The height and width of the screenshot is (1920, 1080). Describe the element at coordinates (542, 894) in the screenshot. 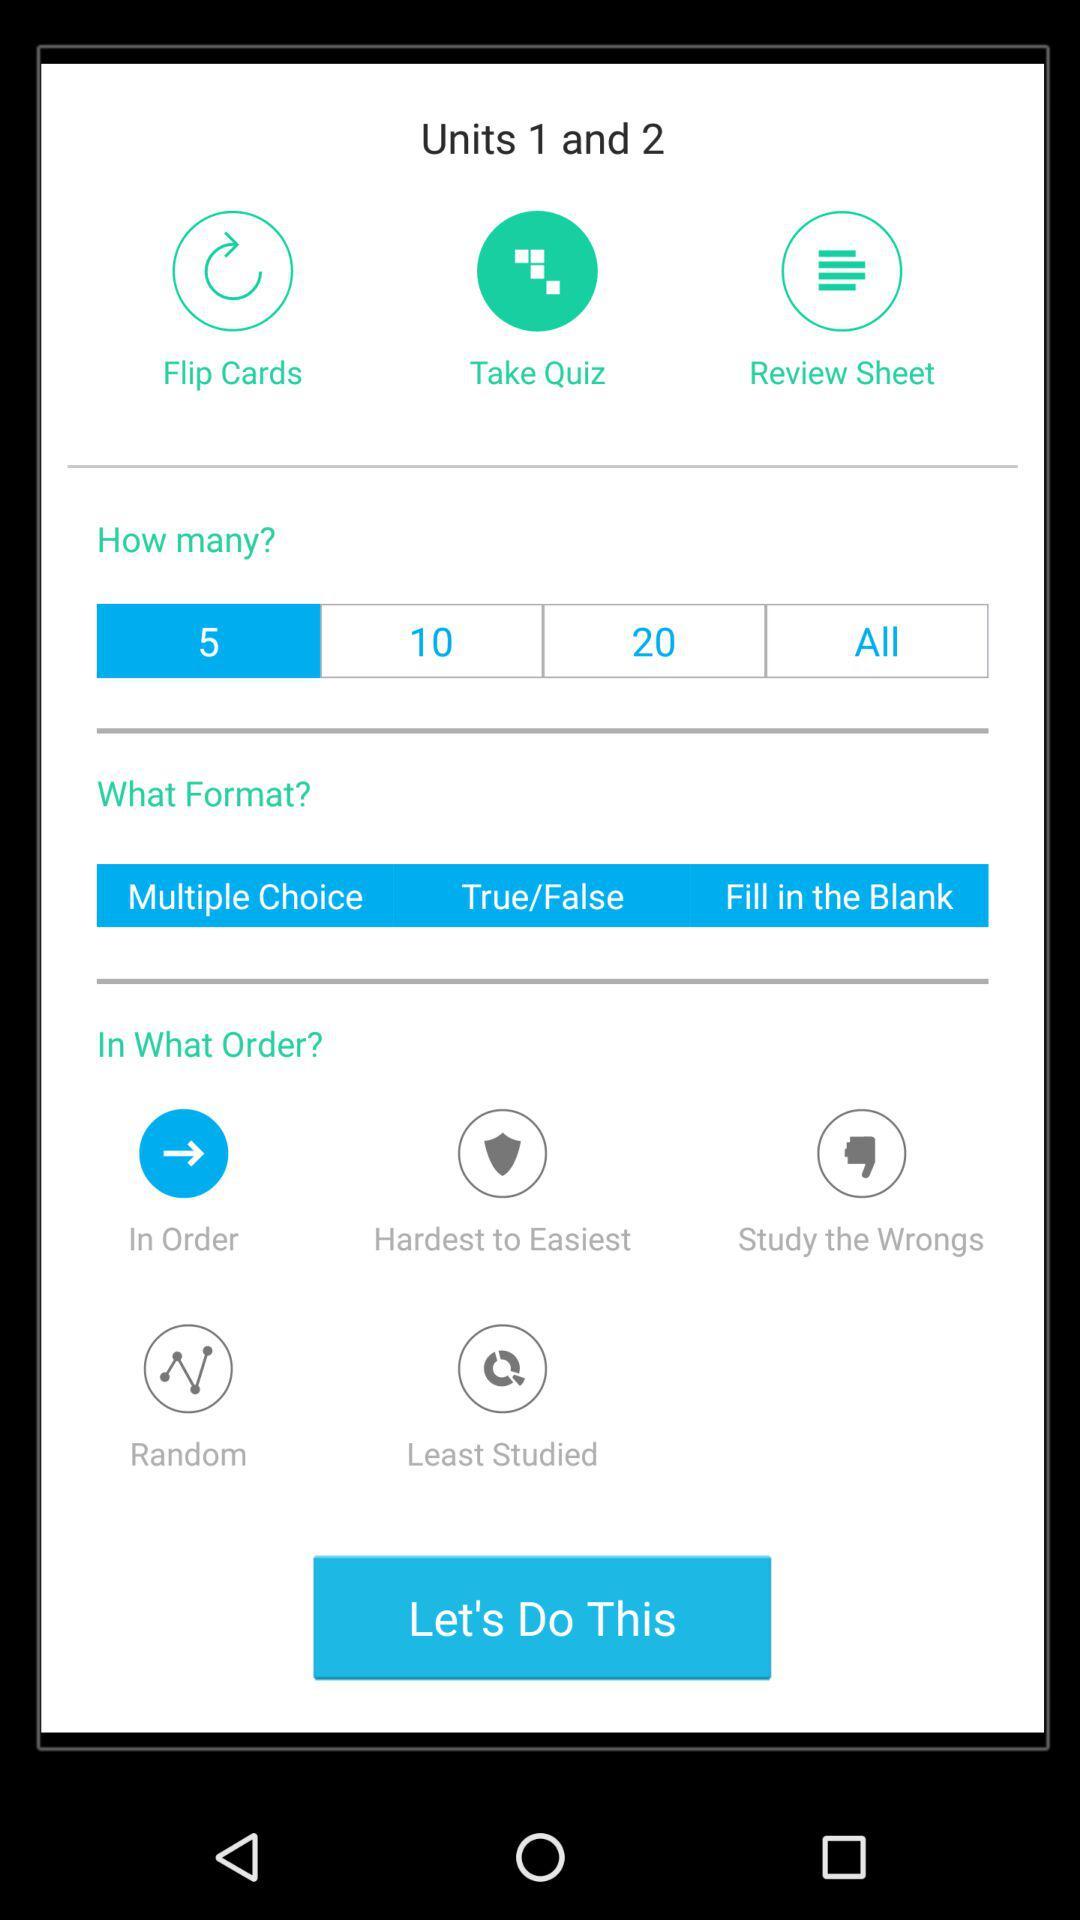

I see `the icon to the left of fill in the` at that location.